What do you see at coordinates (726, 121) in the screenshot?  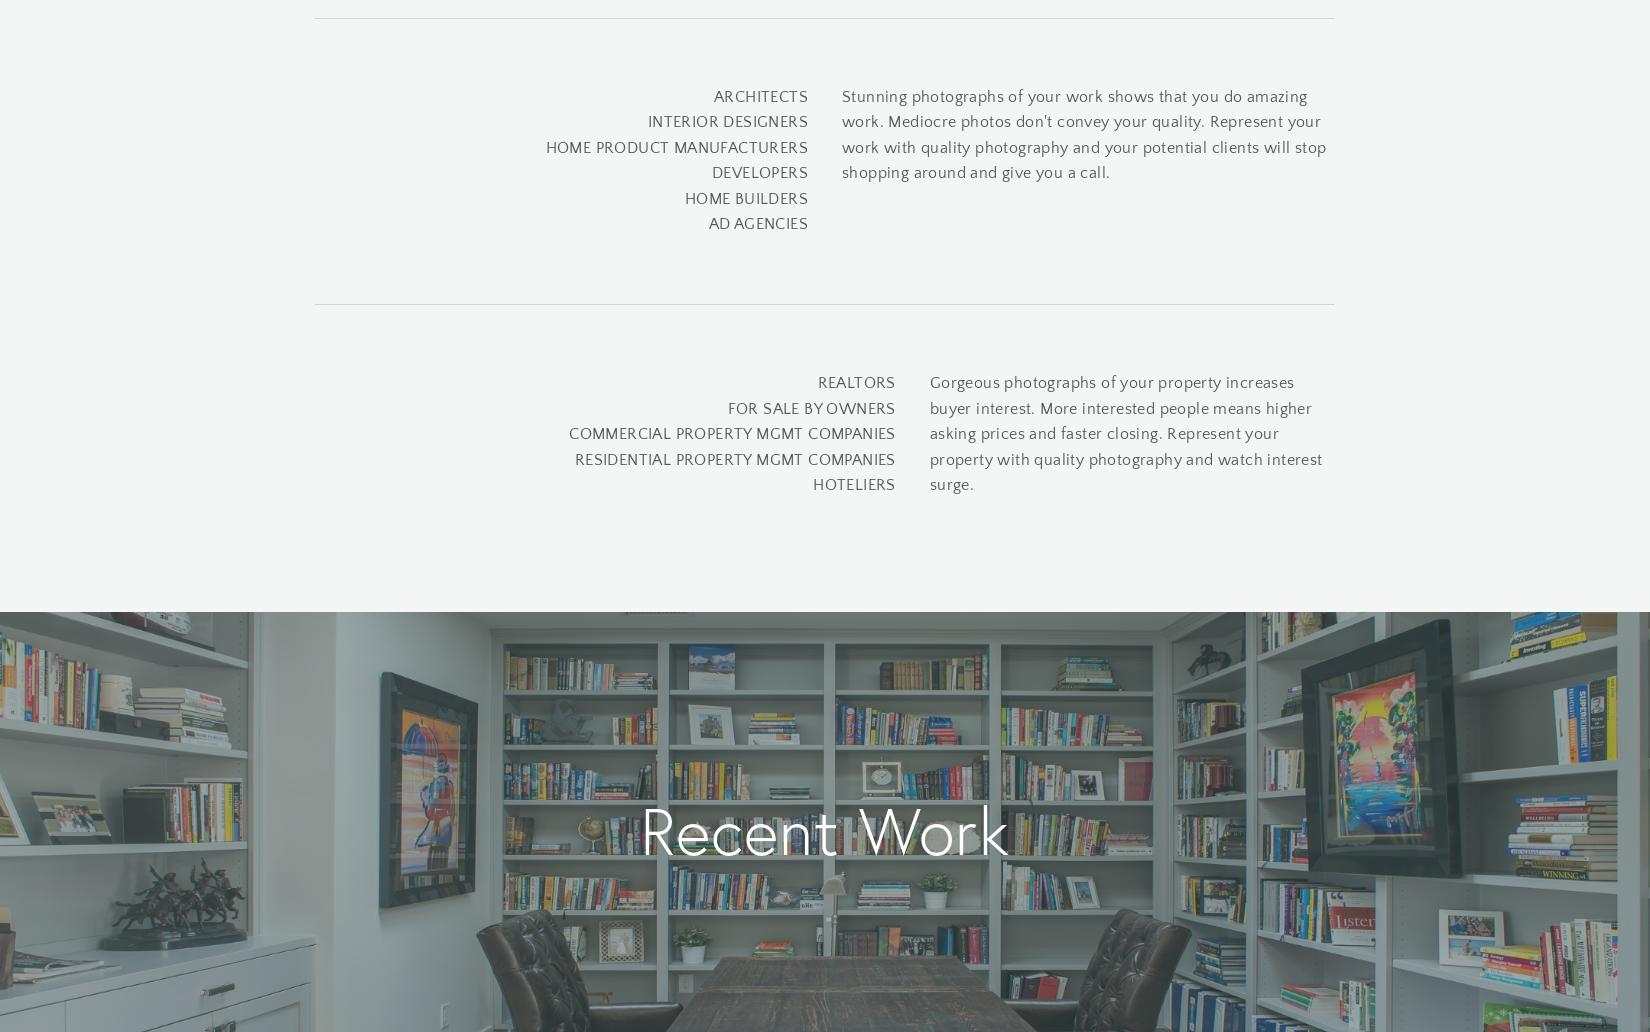 I see `'INTERIOR DESIGNERS'` at bounding box center [726, 121].